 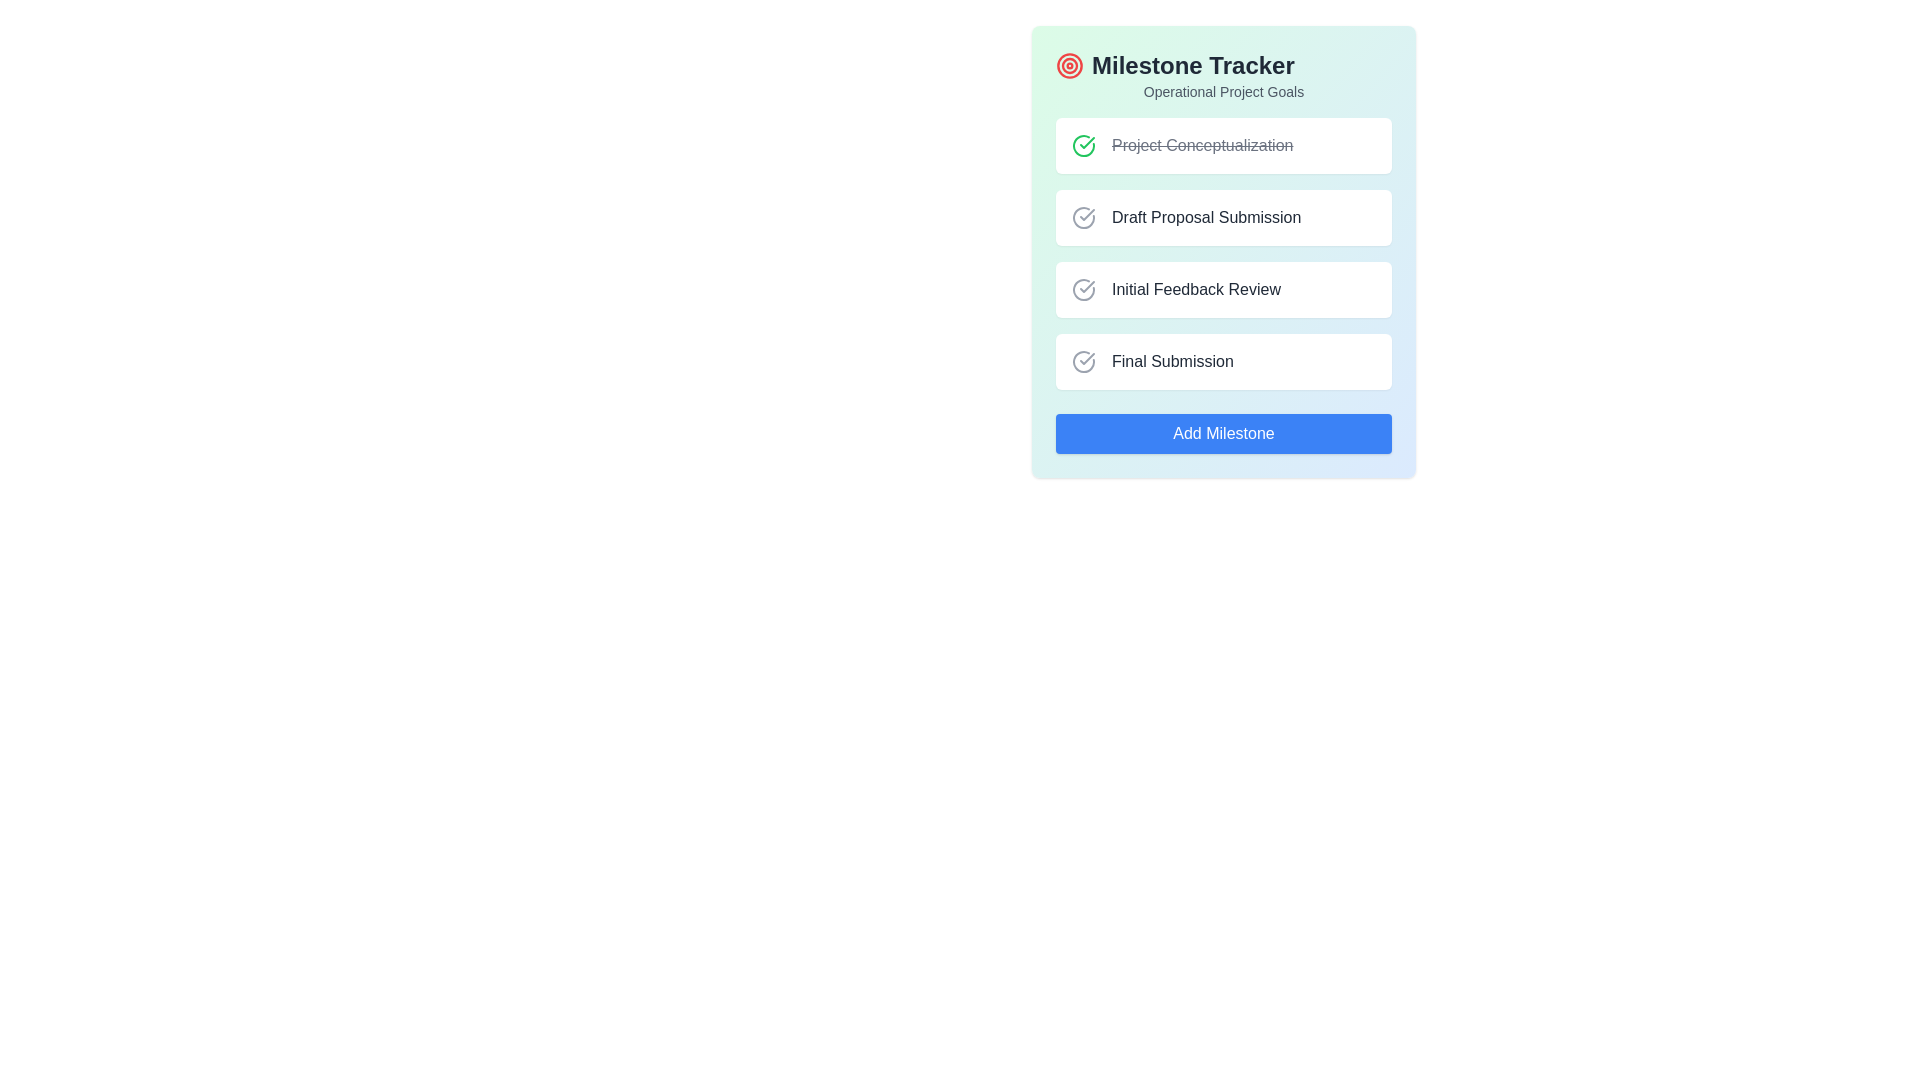 What do you see at coordinates (1223, 145) in the screenshot?
I see `the completed milestone indicator box in the project tracking interface, which is the first item in the vertical list of milestones` at bounding box center [1223, 145].